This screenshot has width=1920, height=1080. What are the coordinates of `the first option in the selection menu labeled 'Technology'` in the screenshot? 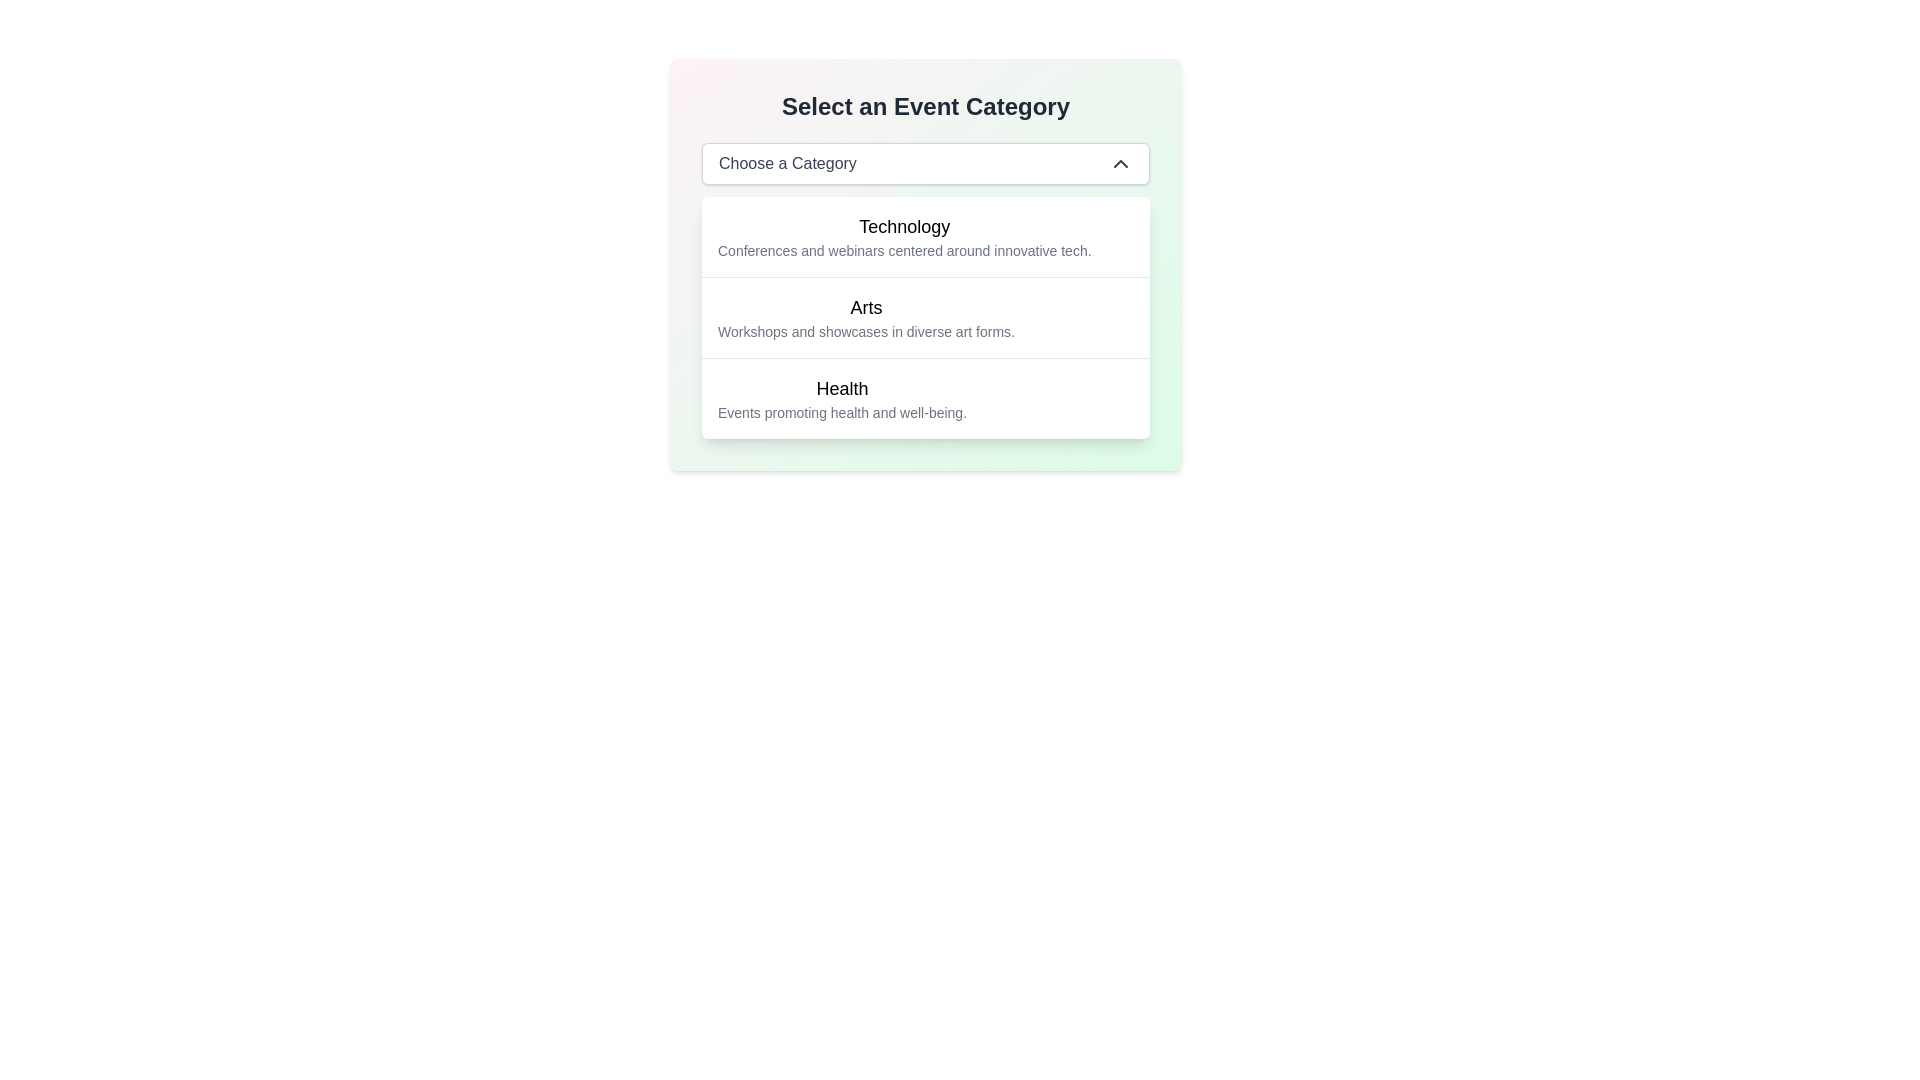 It's located at (925, 235).